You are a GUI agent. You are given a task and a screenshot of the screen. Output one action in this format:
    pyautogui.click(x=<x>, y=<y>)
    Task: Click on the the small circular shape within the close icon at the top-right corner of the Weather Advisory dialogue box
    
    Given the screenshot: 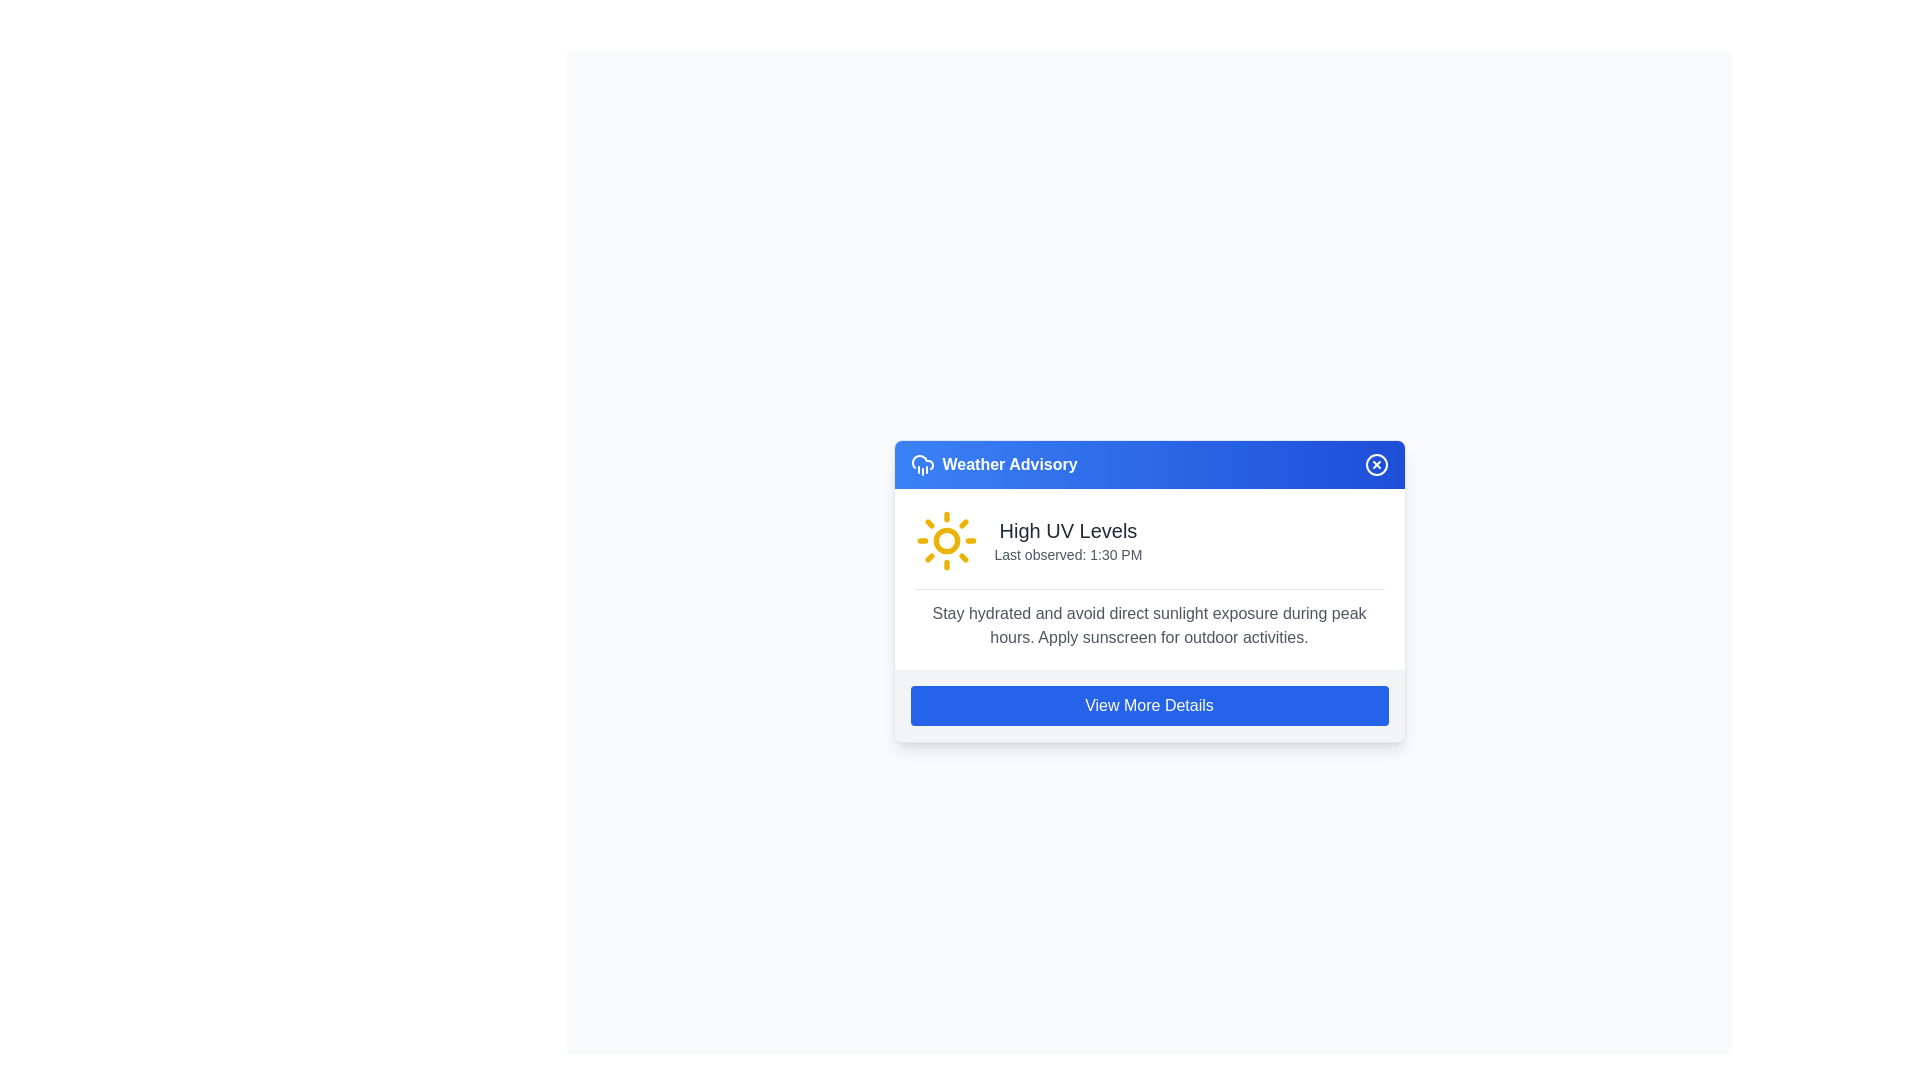 What is the action you would take?
    pyautogui.click(x=1375, y=464)
    